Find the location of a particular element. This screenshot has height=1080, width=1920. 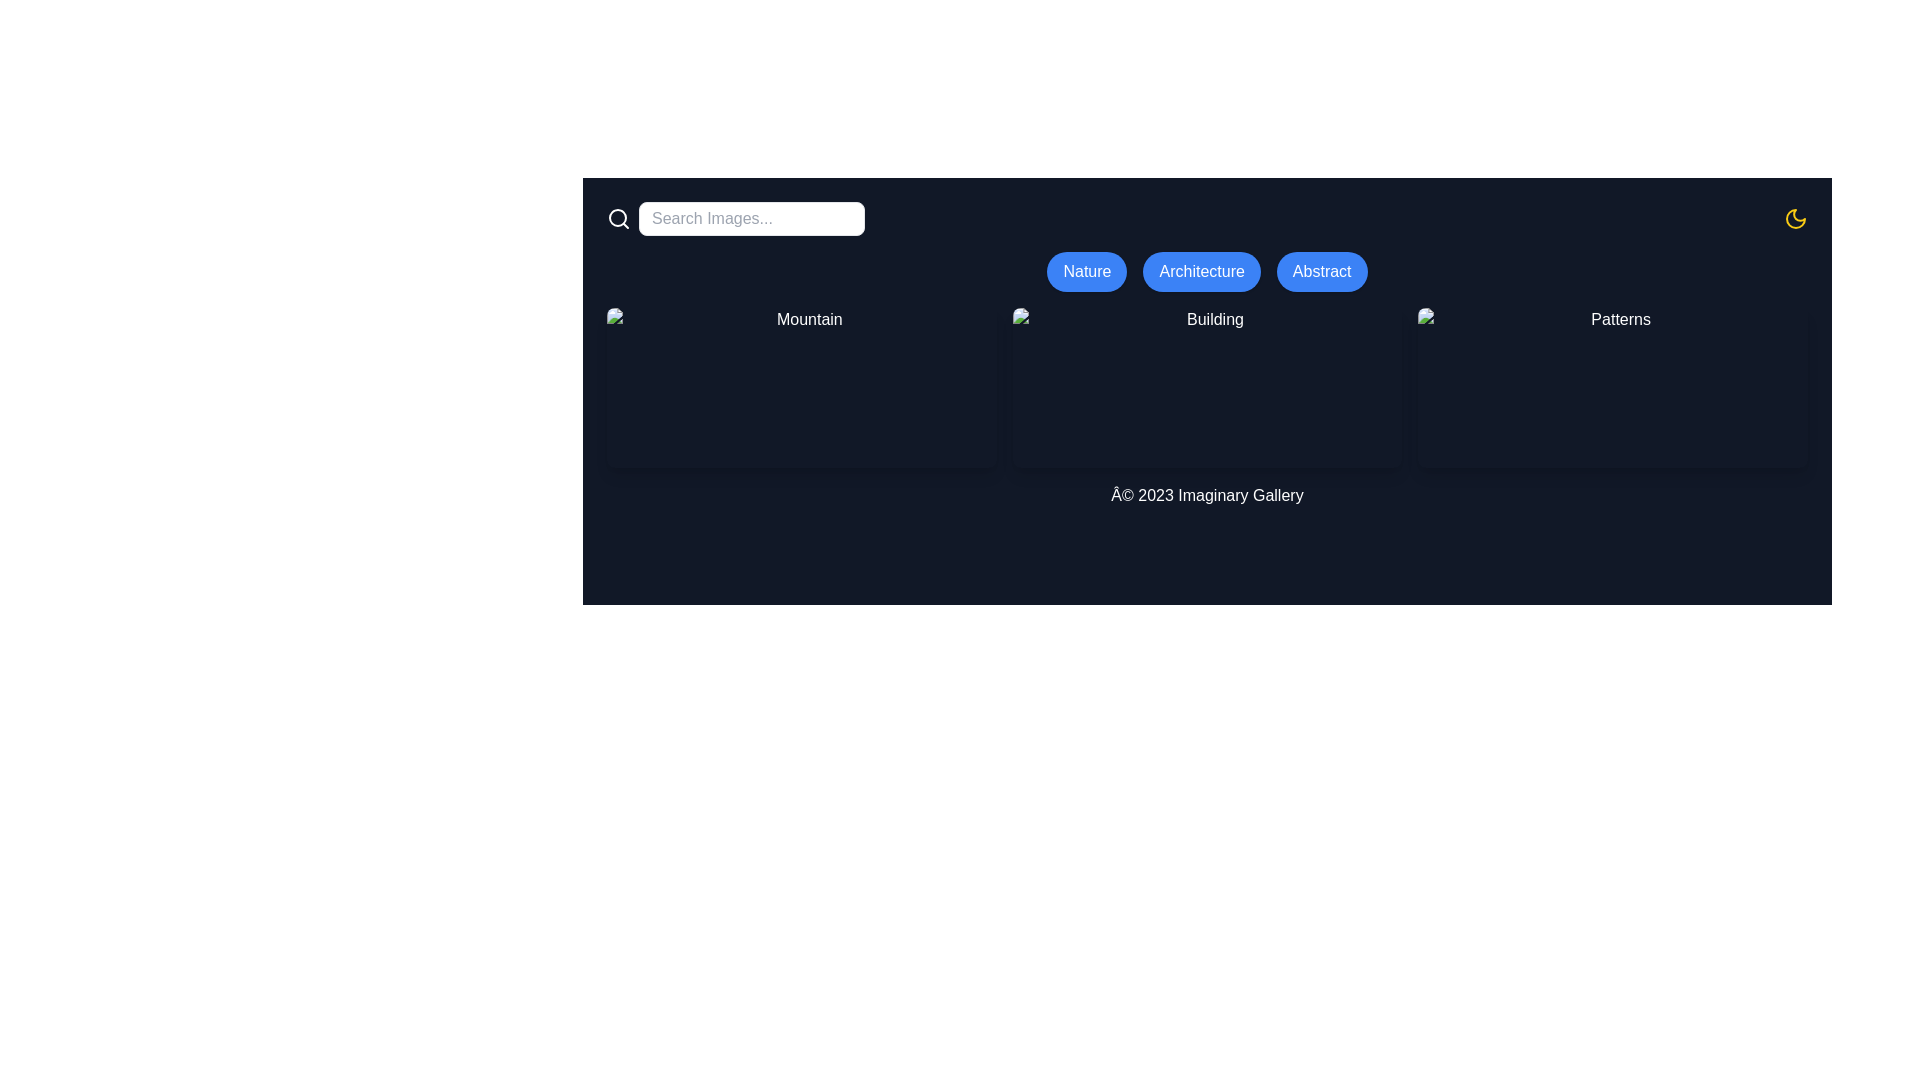

the text input field for searching images to focus on it is located at coordinates (751, 219).